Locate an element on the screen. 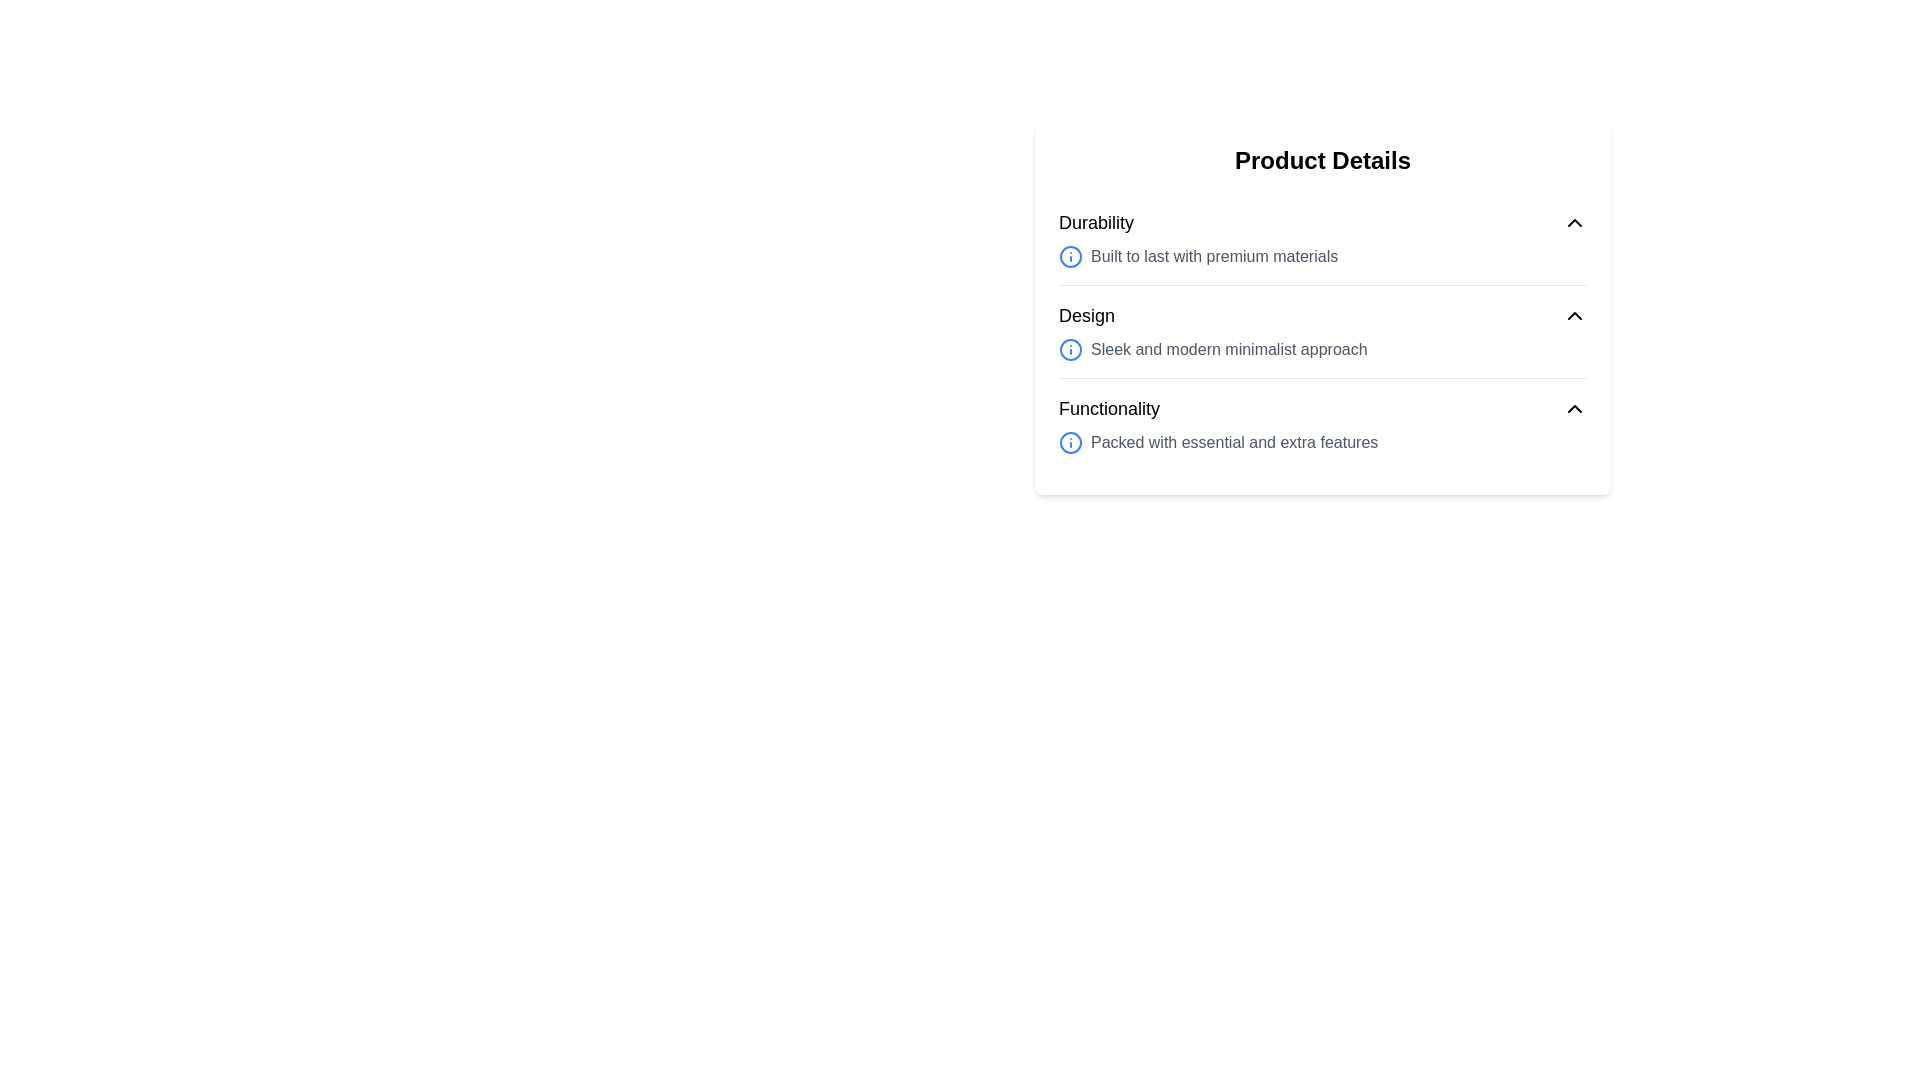  text label 'Product Details' which is prominently displayed at the top of a card-like section is located at coordinates (1323, 160).